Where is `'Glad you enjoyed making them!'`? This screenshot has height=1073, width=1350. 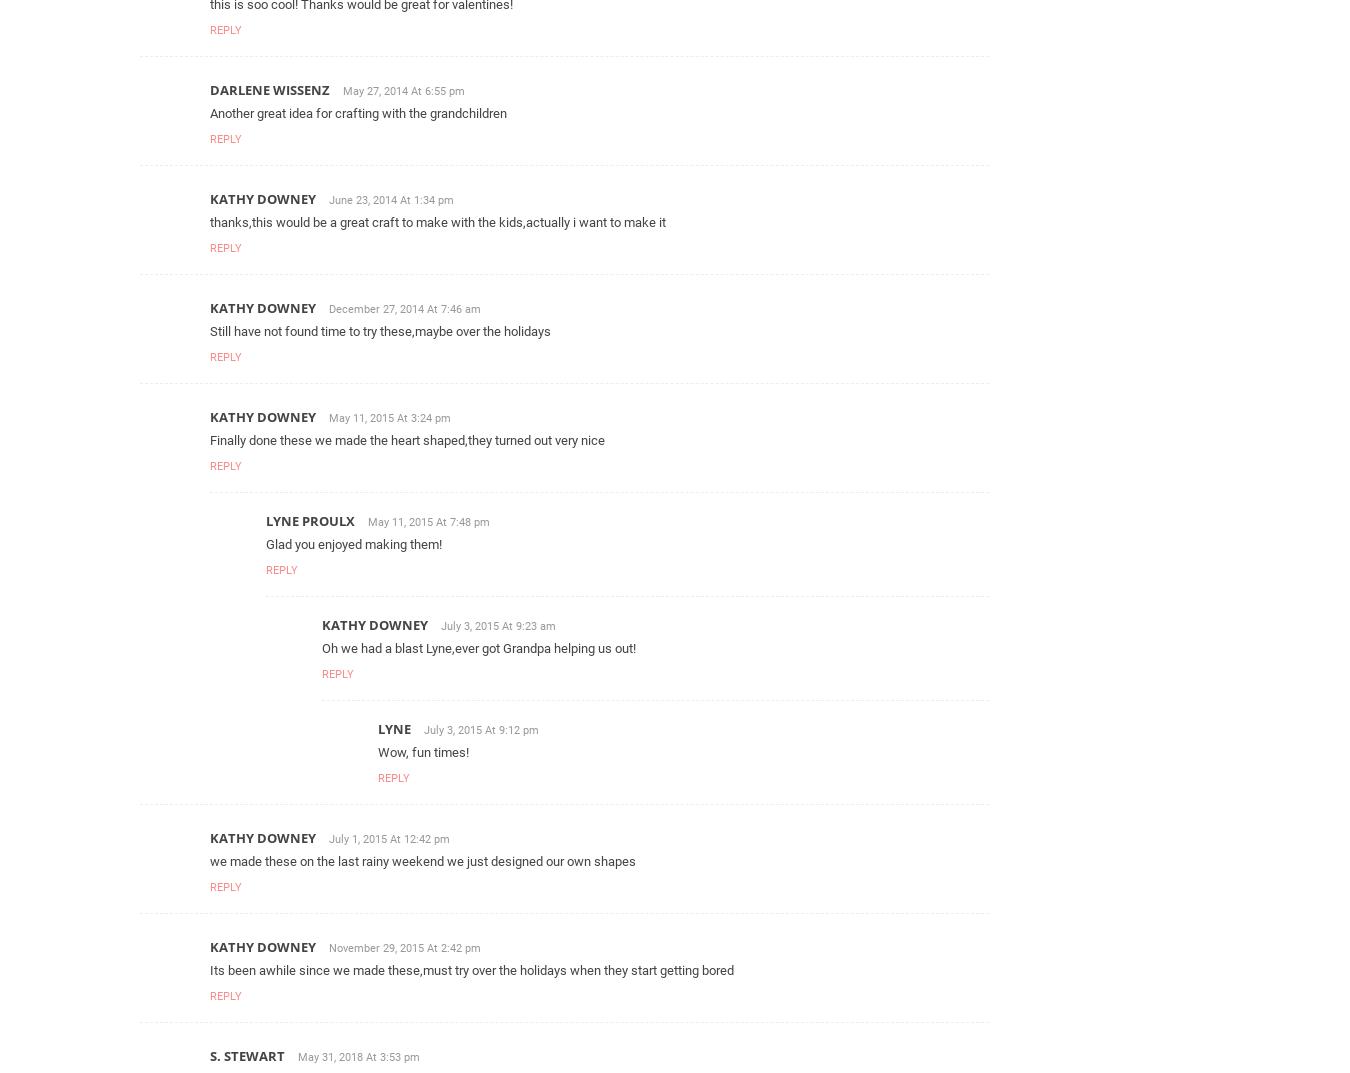
'Glad you enjoyed making them!' is located at coordinates (353, 543).